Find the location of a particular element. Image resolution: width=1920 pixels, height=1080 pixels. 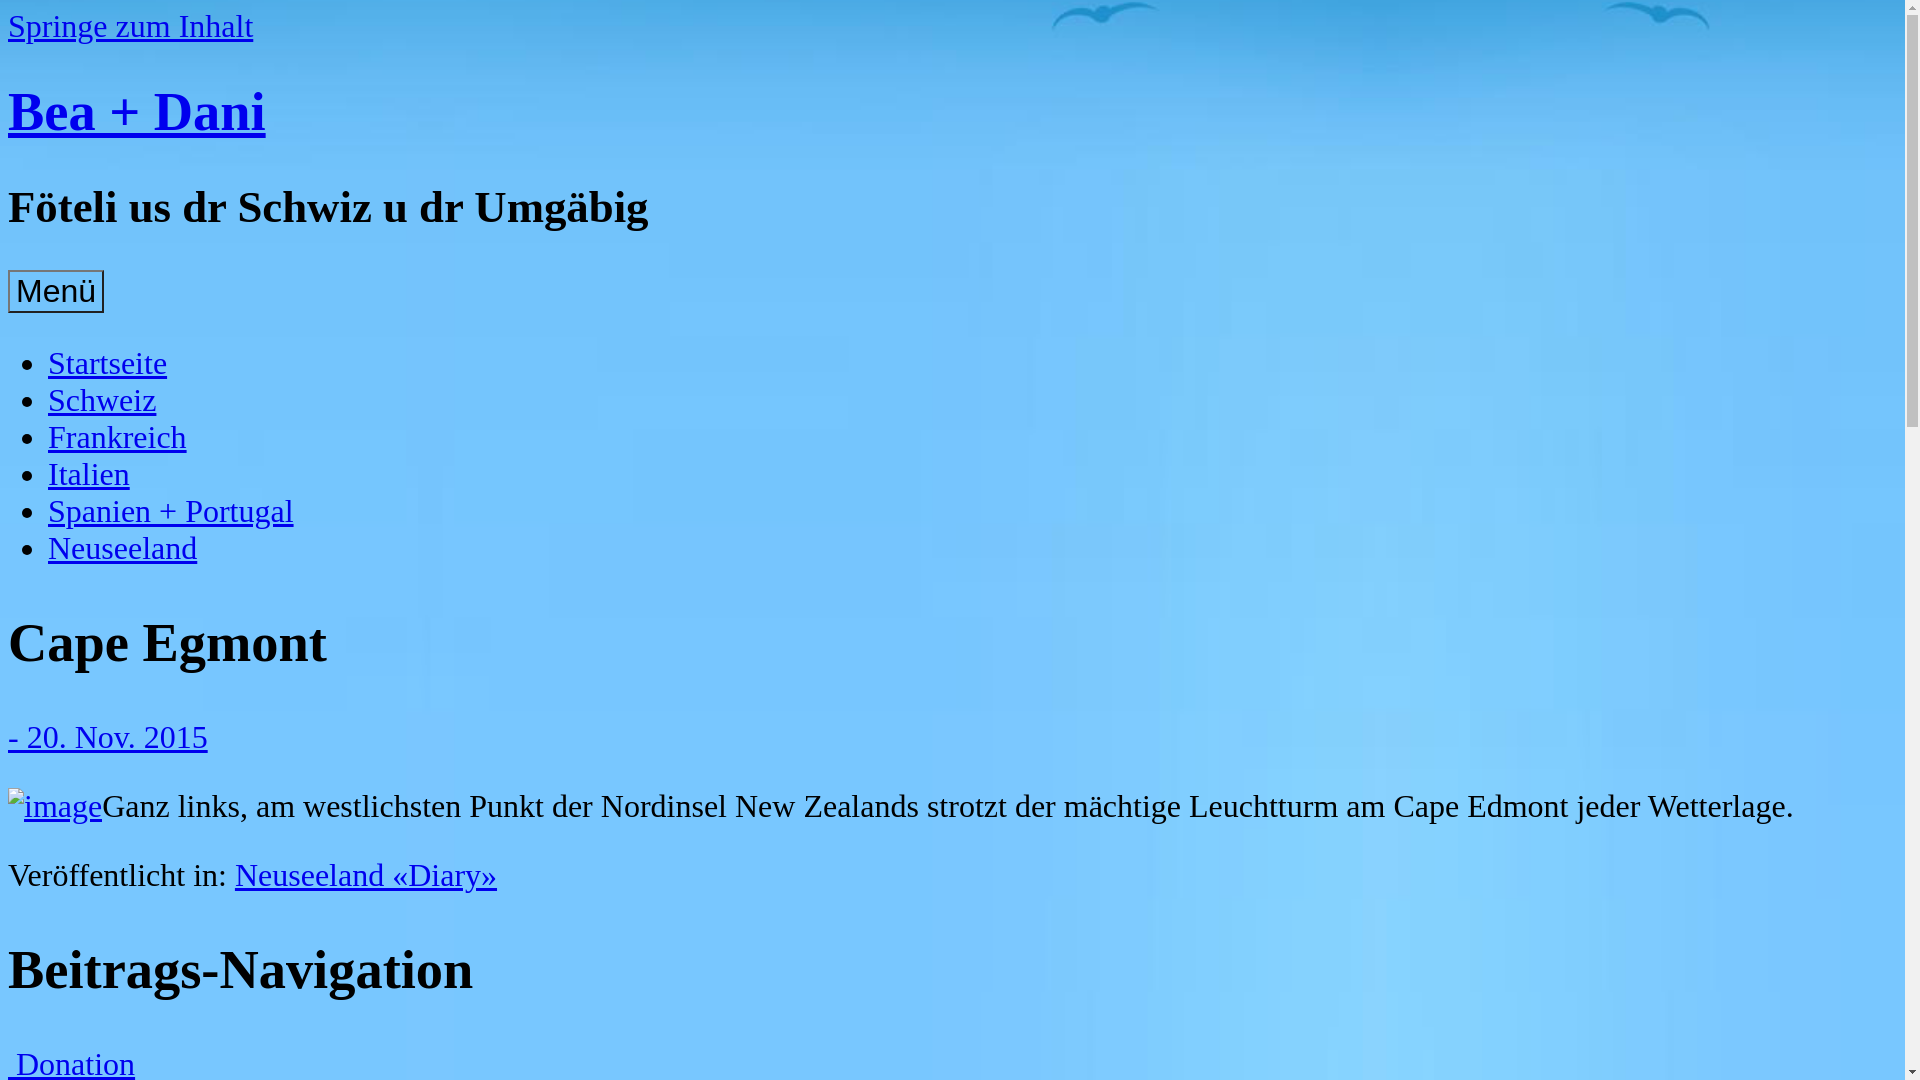

'Startseite' is located at coordinates (106, 362).